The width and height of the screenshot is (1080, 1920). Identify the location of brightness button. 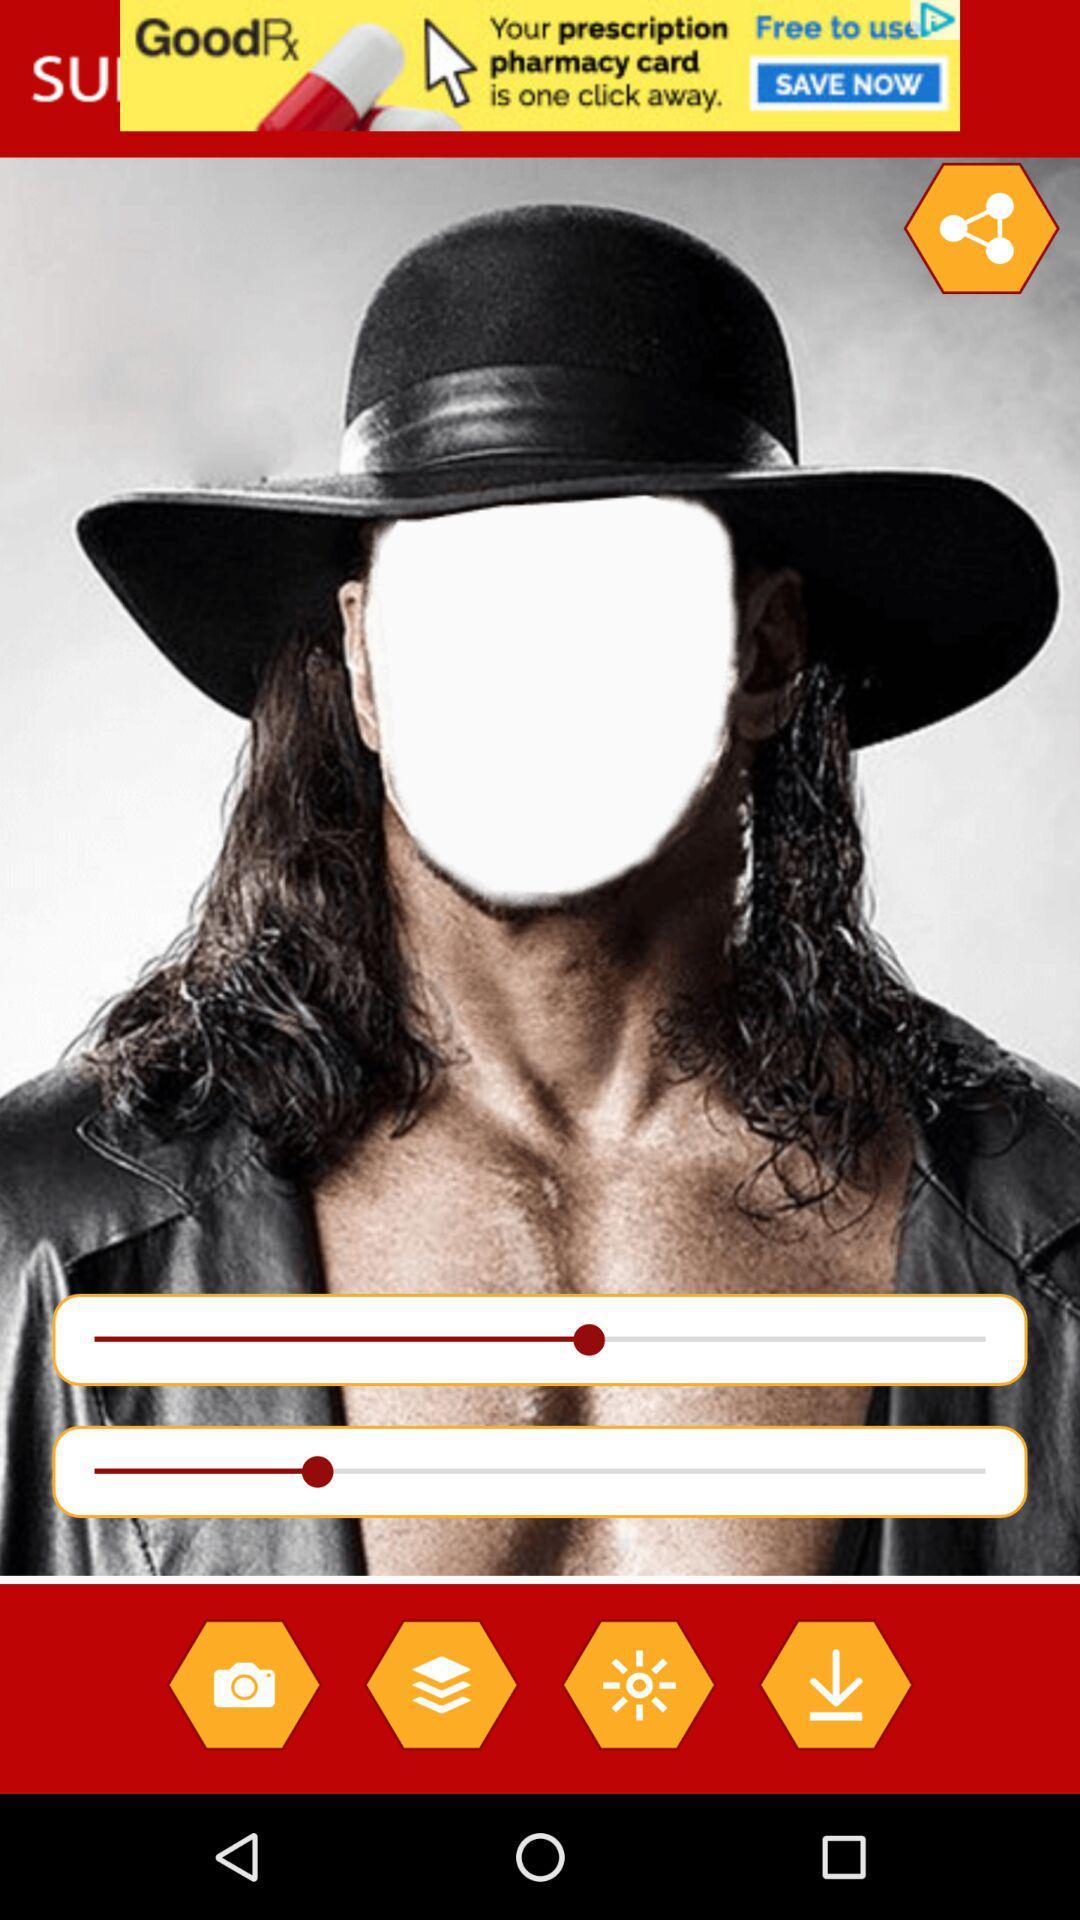
(638, 1683).